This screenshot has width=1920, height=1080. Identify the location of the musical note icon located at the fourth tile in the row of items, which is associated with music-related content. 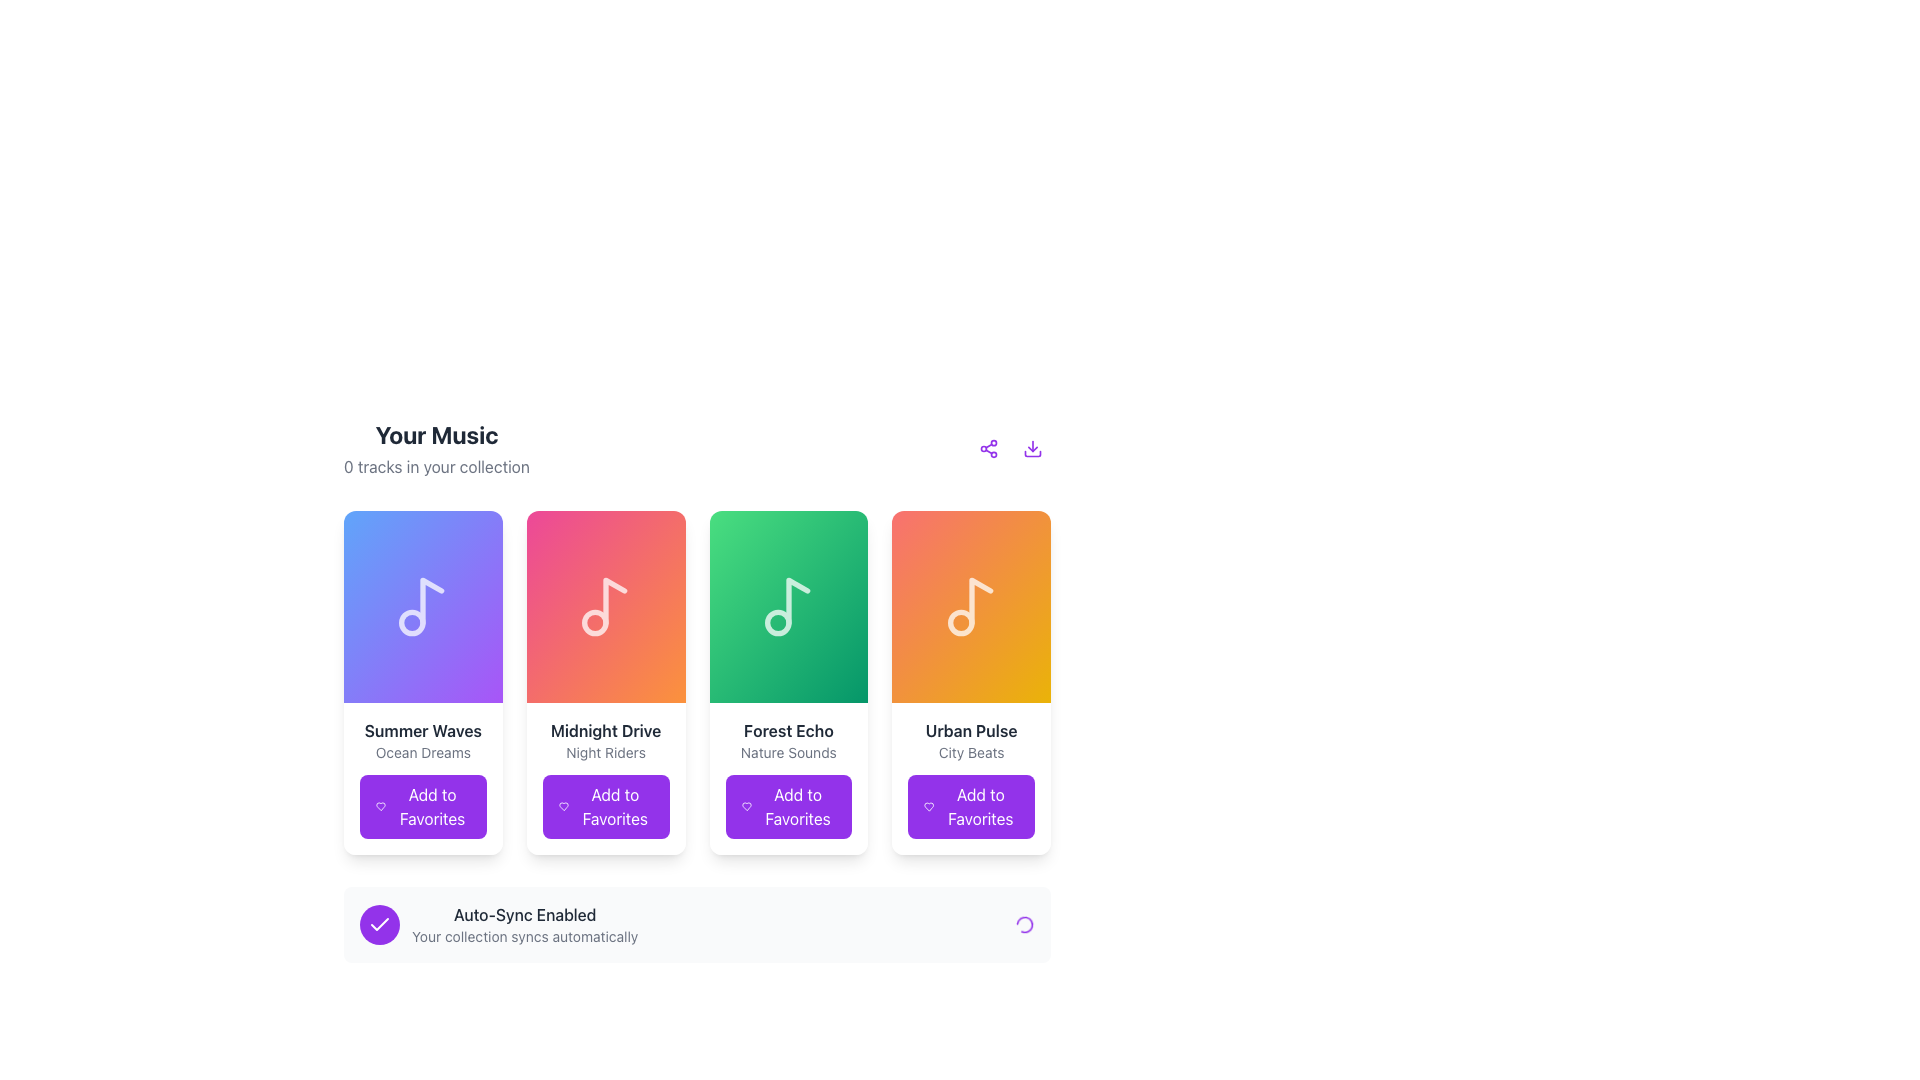
(971, 605).